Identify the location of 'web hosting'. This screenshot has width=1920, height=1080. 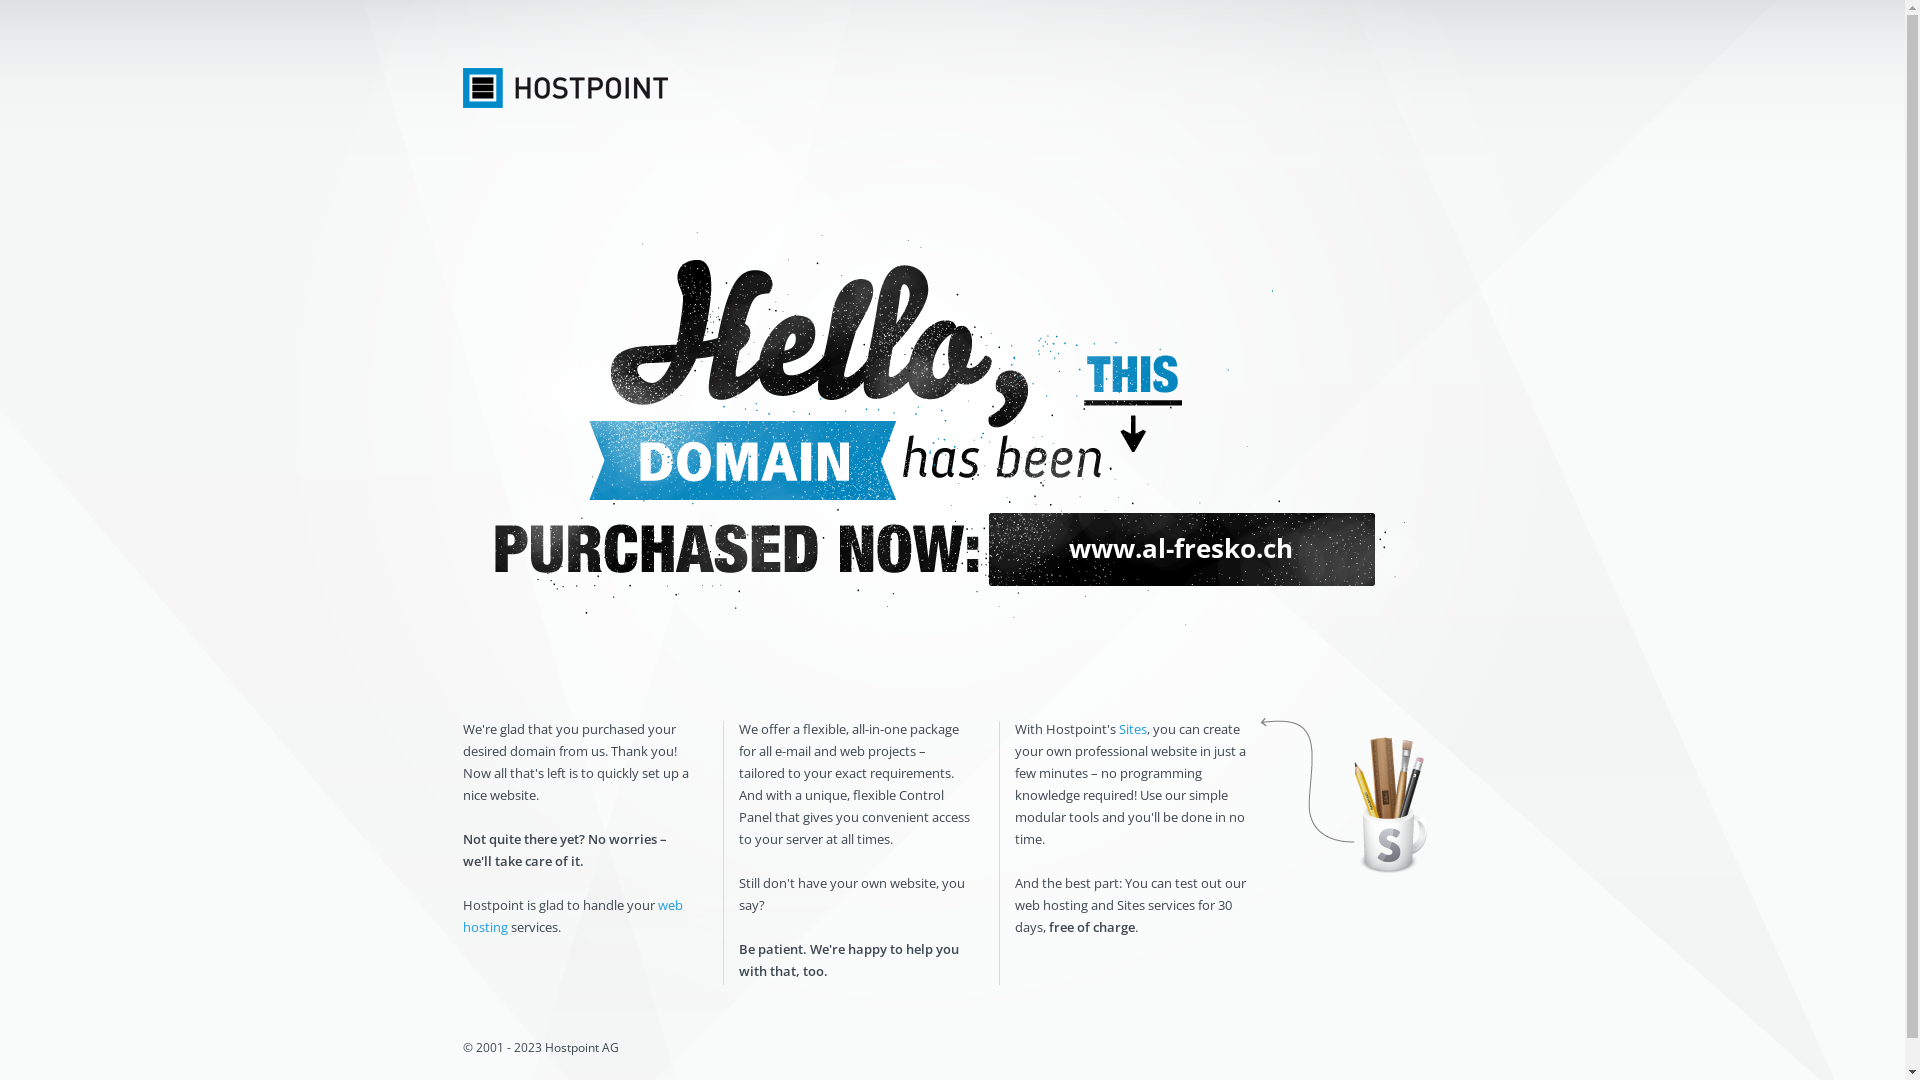
(570, 915).